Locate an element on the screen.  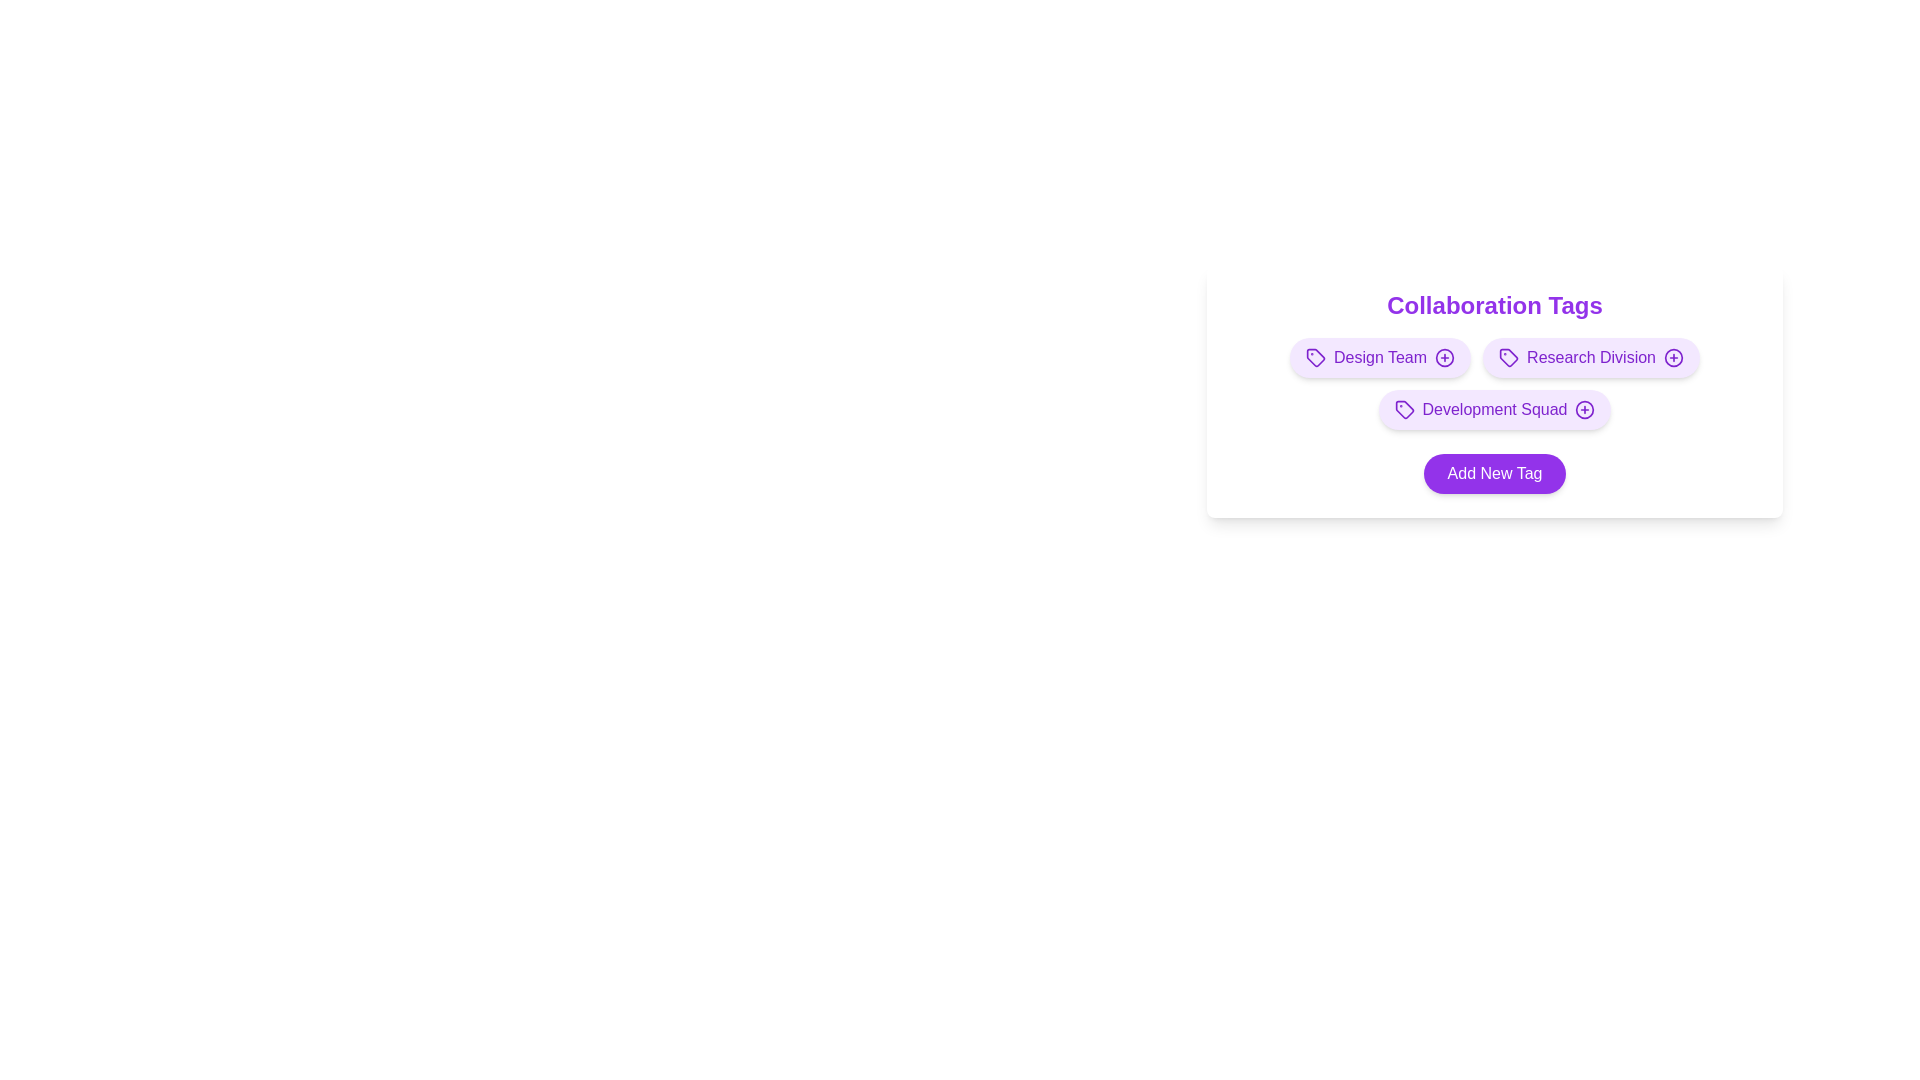
remove icon next to the tag labeled Development Squad to delete it is located at coordinates (1584, 408).